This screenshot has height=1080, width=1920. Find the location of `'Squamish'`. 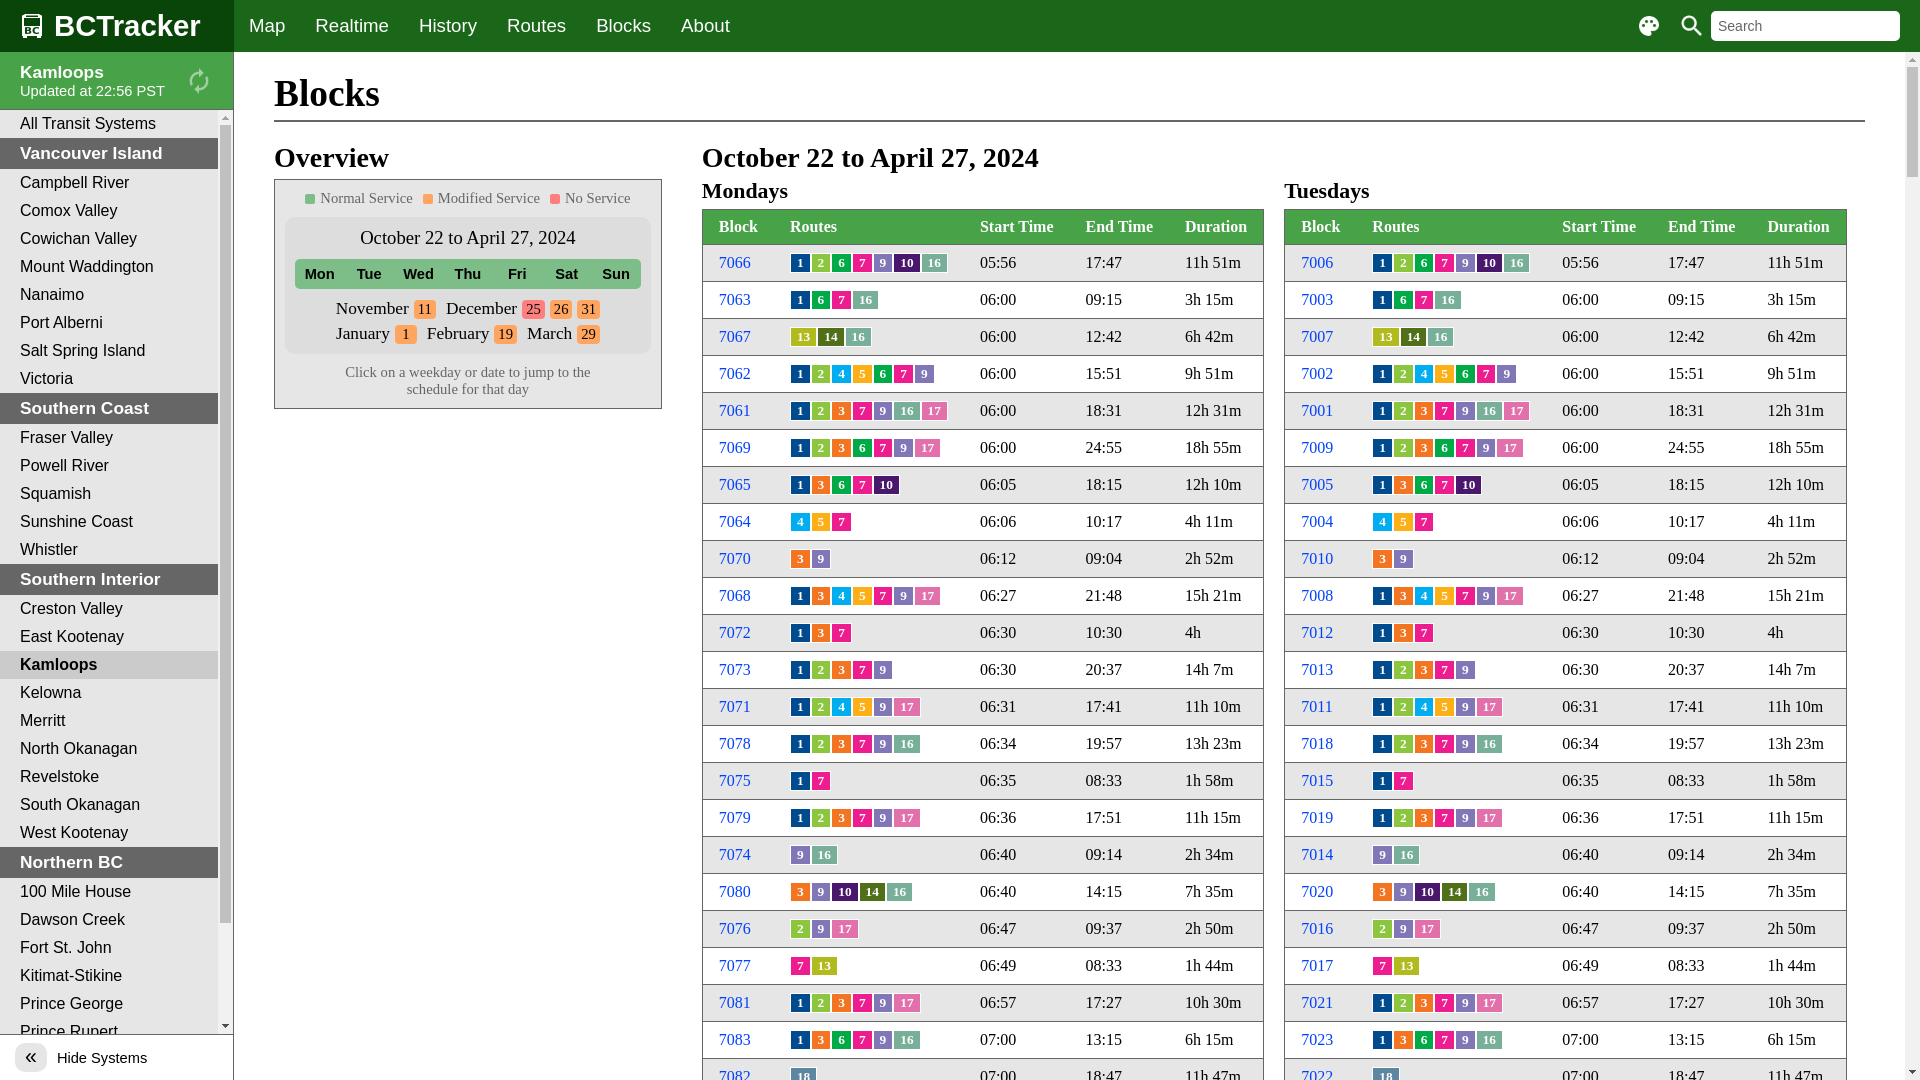

'Squamish' is located at coordinates (108, 493).